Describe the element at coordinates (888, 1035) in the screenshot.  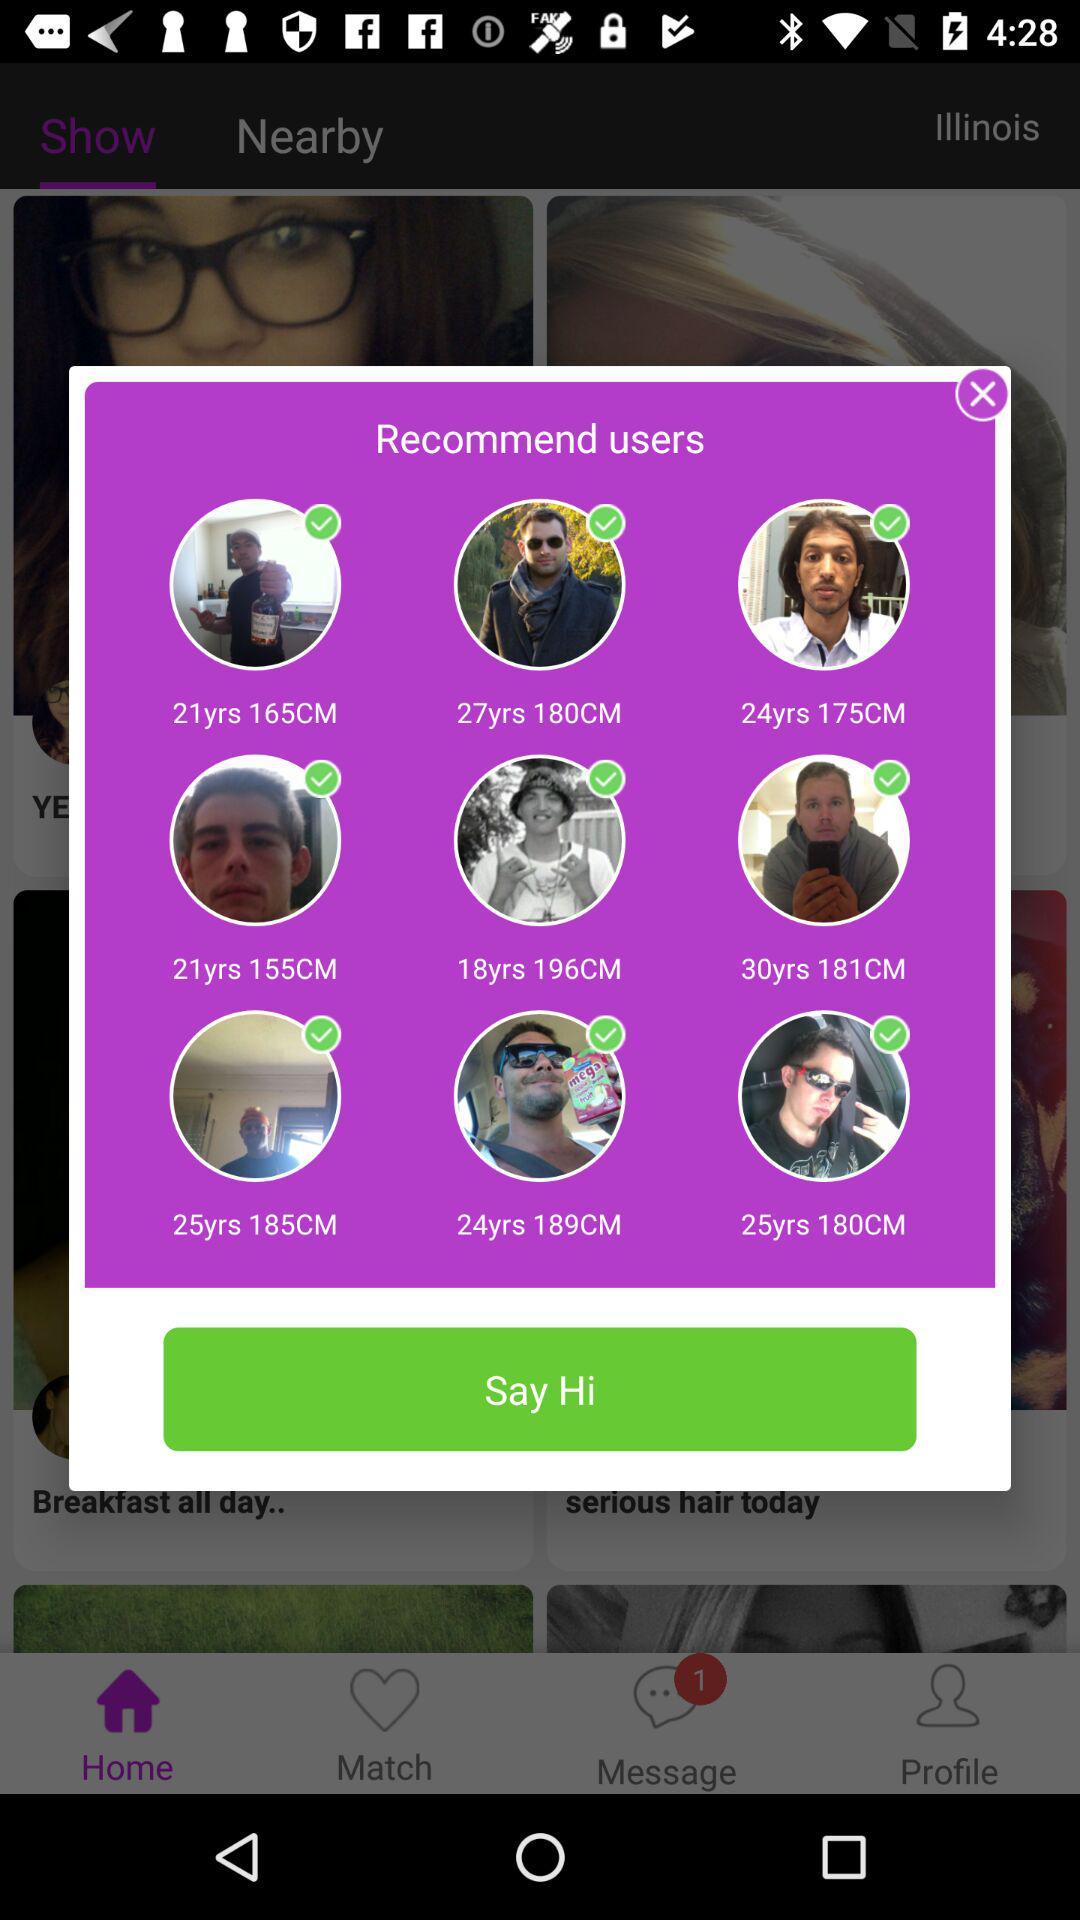
I see `check out the user profile` at that location.